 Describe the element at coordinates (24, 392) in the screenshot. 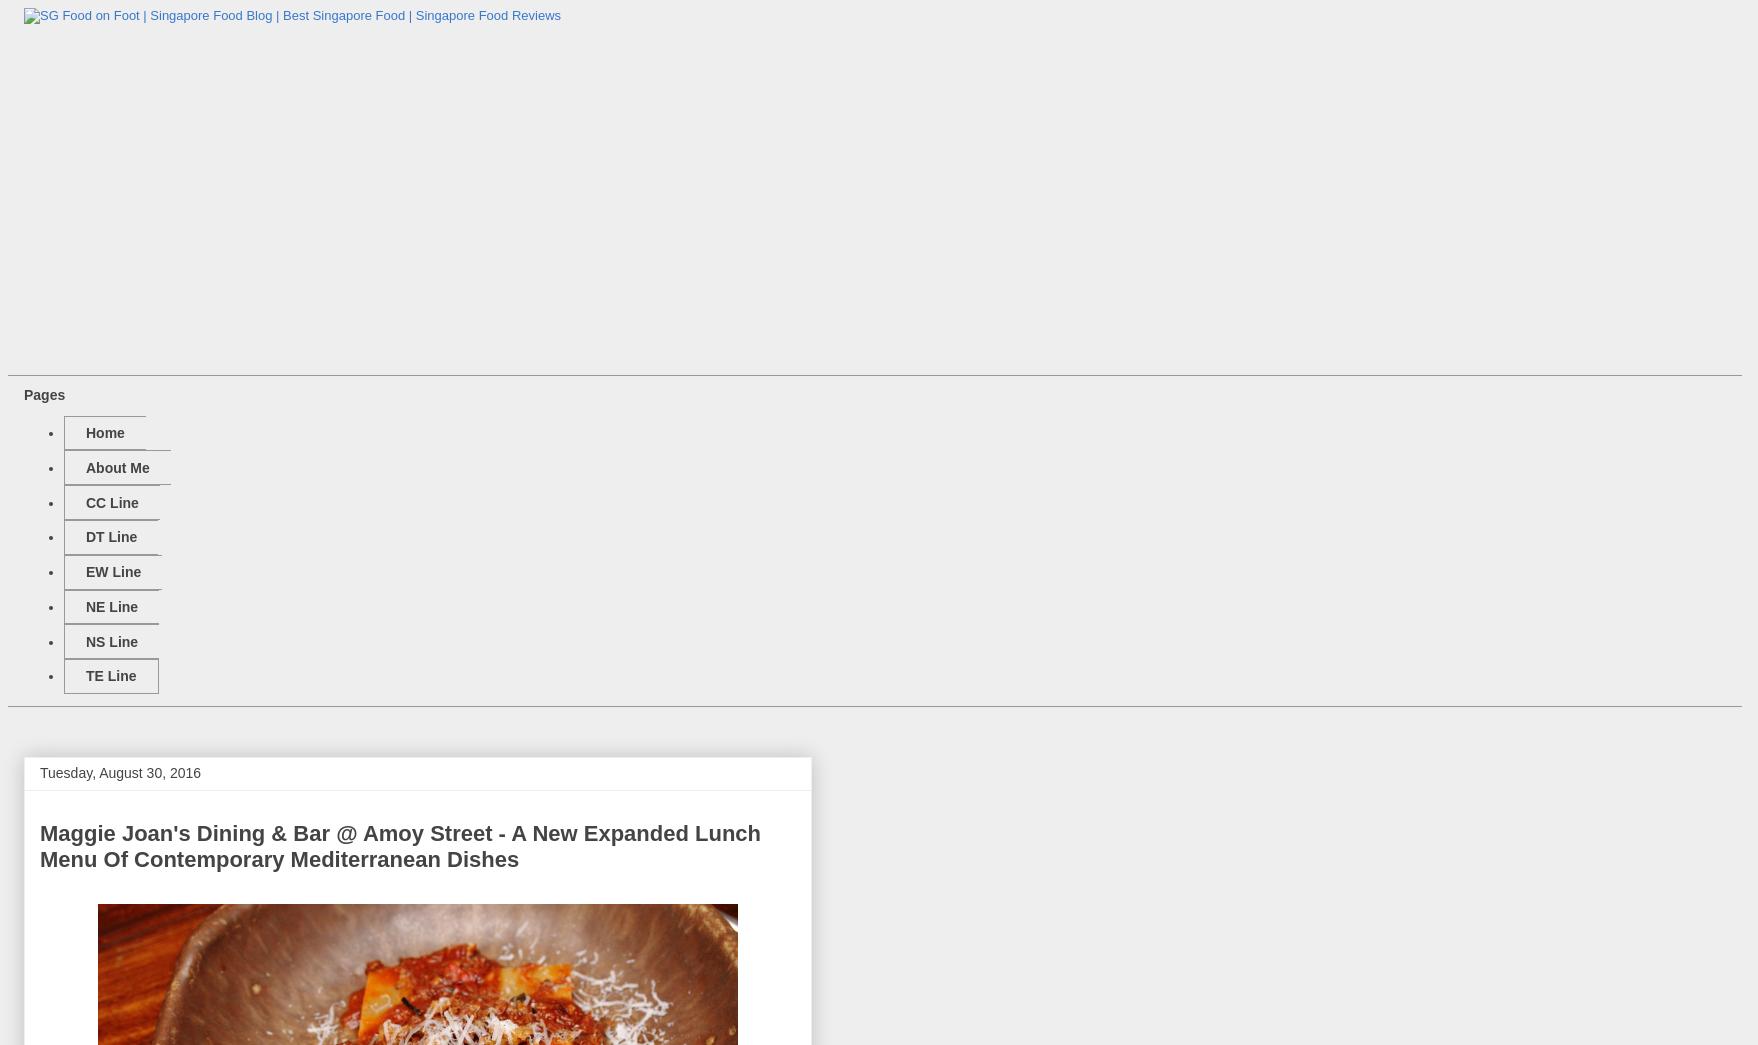

I see `'Pages'` at that location.